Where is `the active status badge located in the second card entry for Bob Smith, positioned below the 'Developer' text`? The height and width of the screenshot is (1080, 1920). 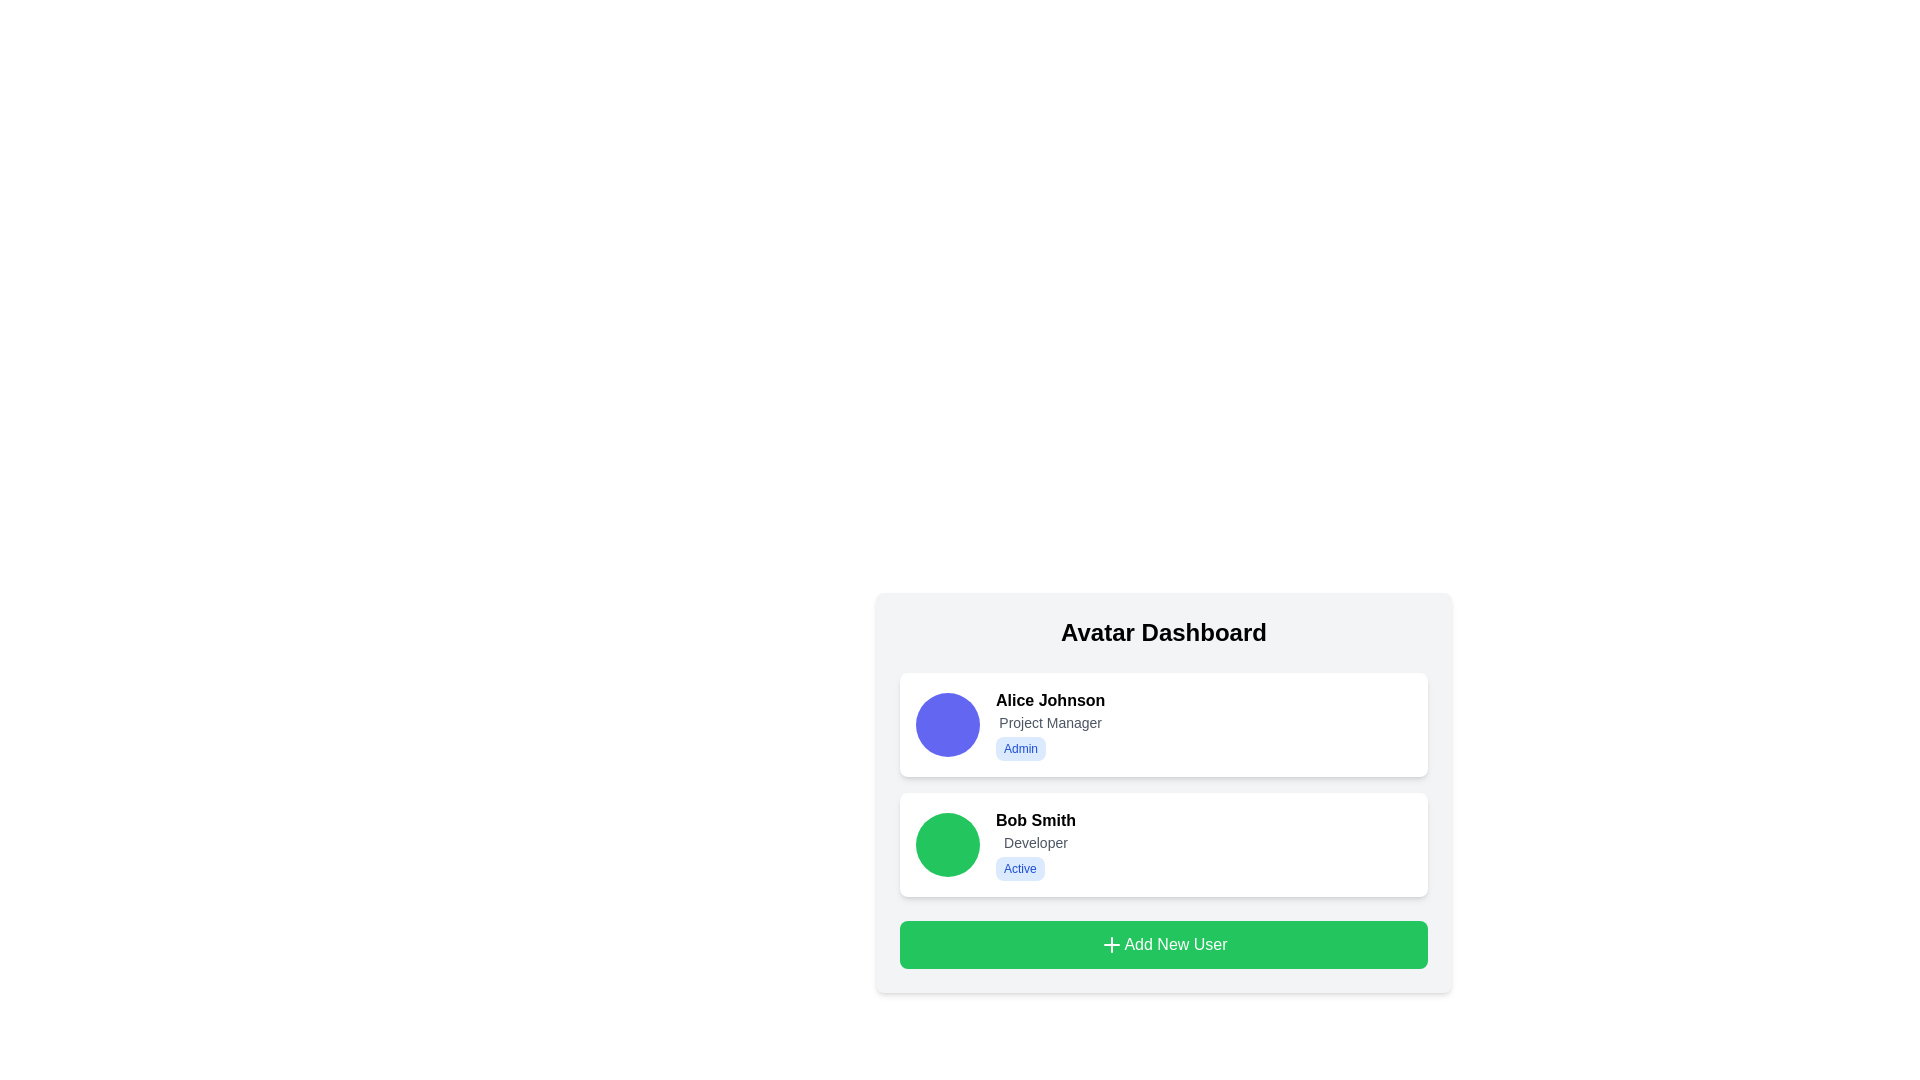
the active status badge located in the second card entry for Bob Smith, positioned below the 'Developer' text is located at coordinates (1020, 867).